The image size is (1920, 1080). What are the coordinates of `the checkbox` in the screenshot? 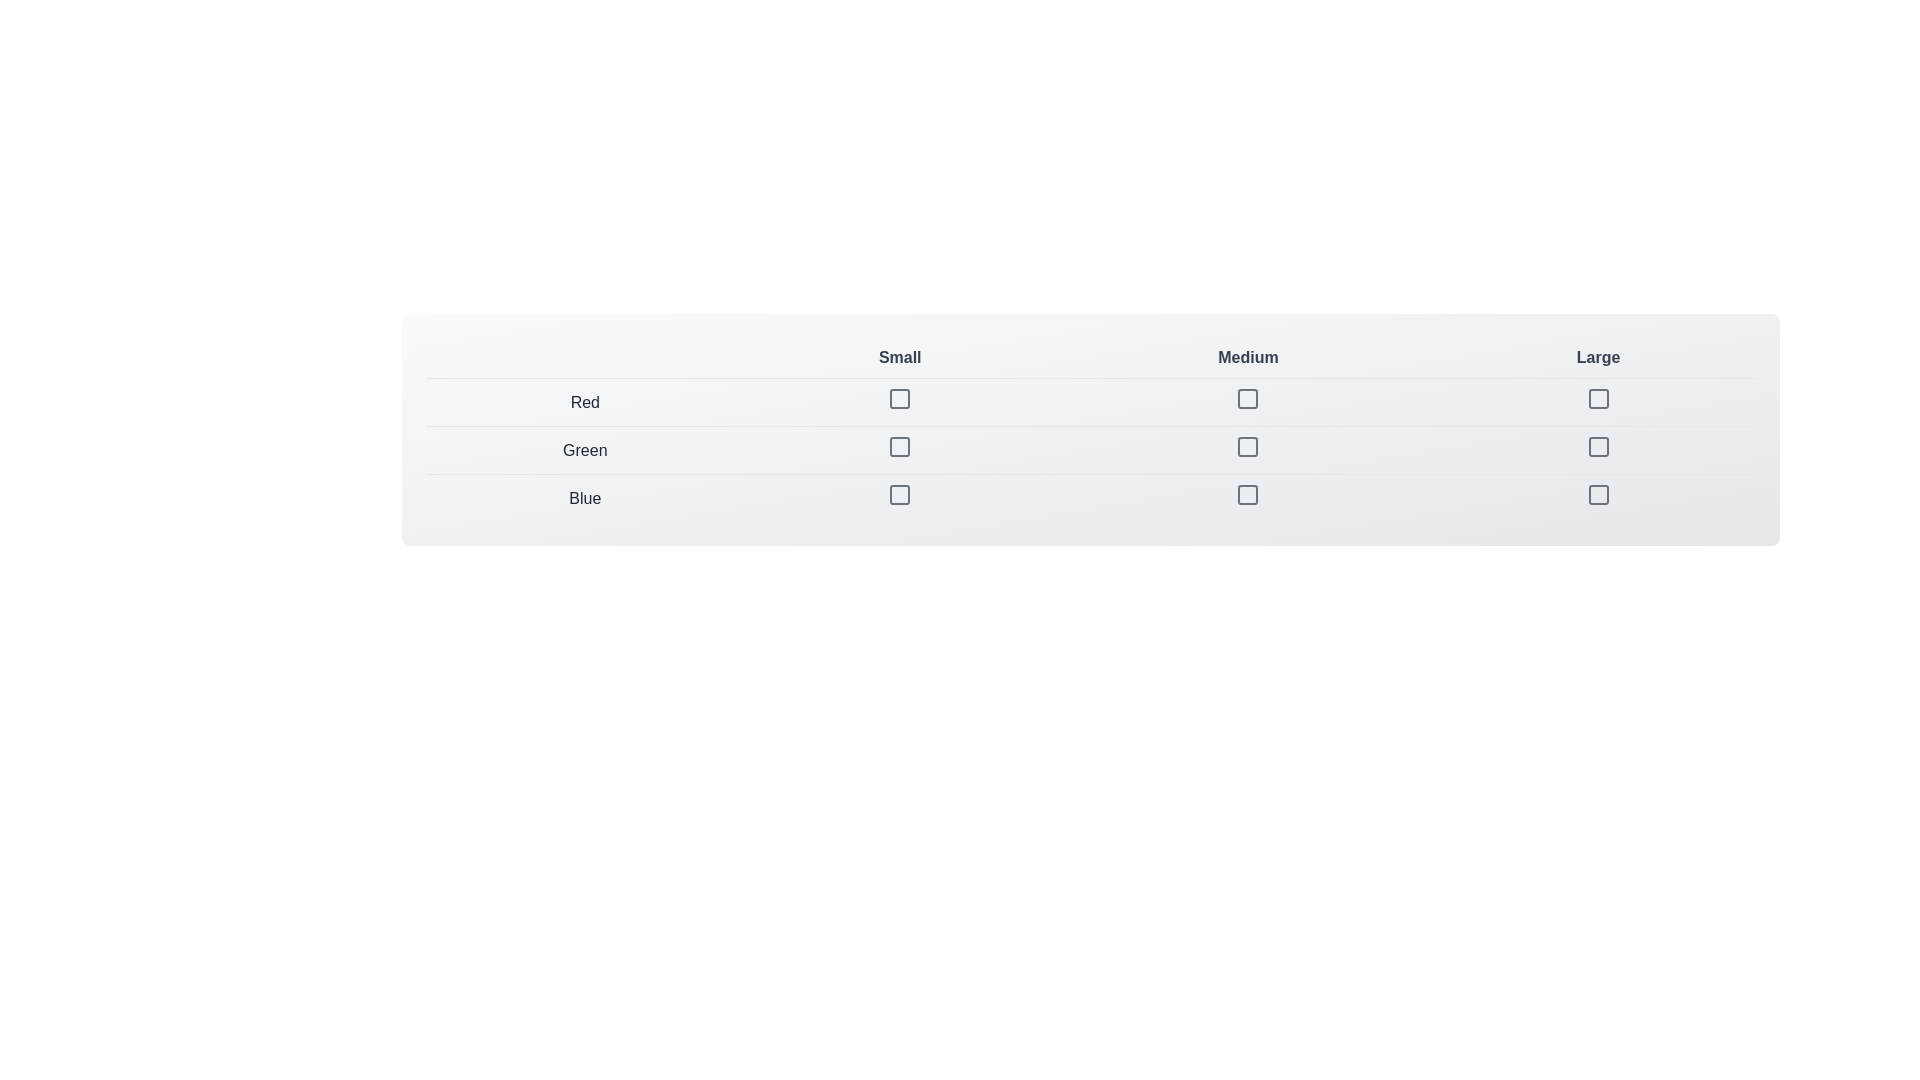 It's located at (899, 402).